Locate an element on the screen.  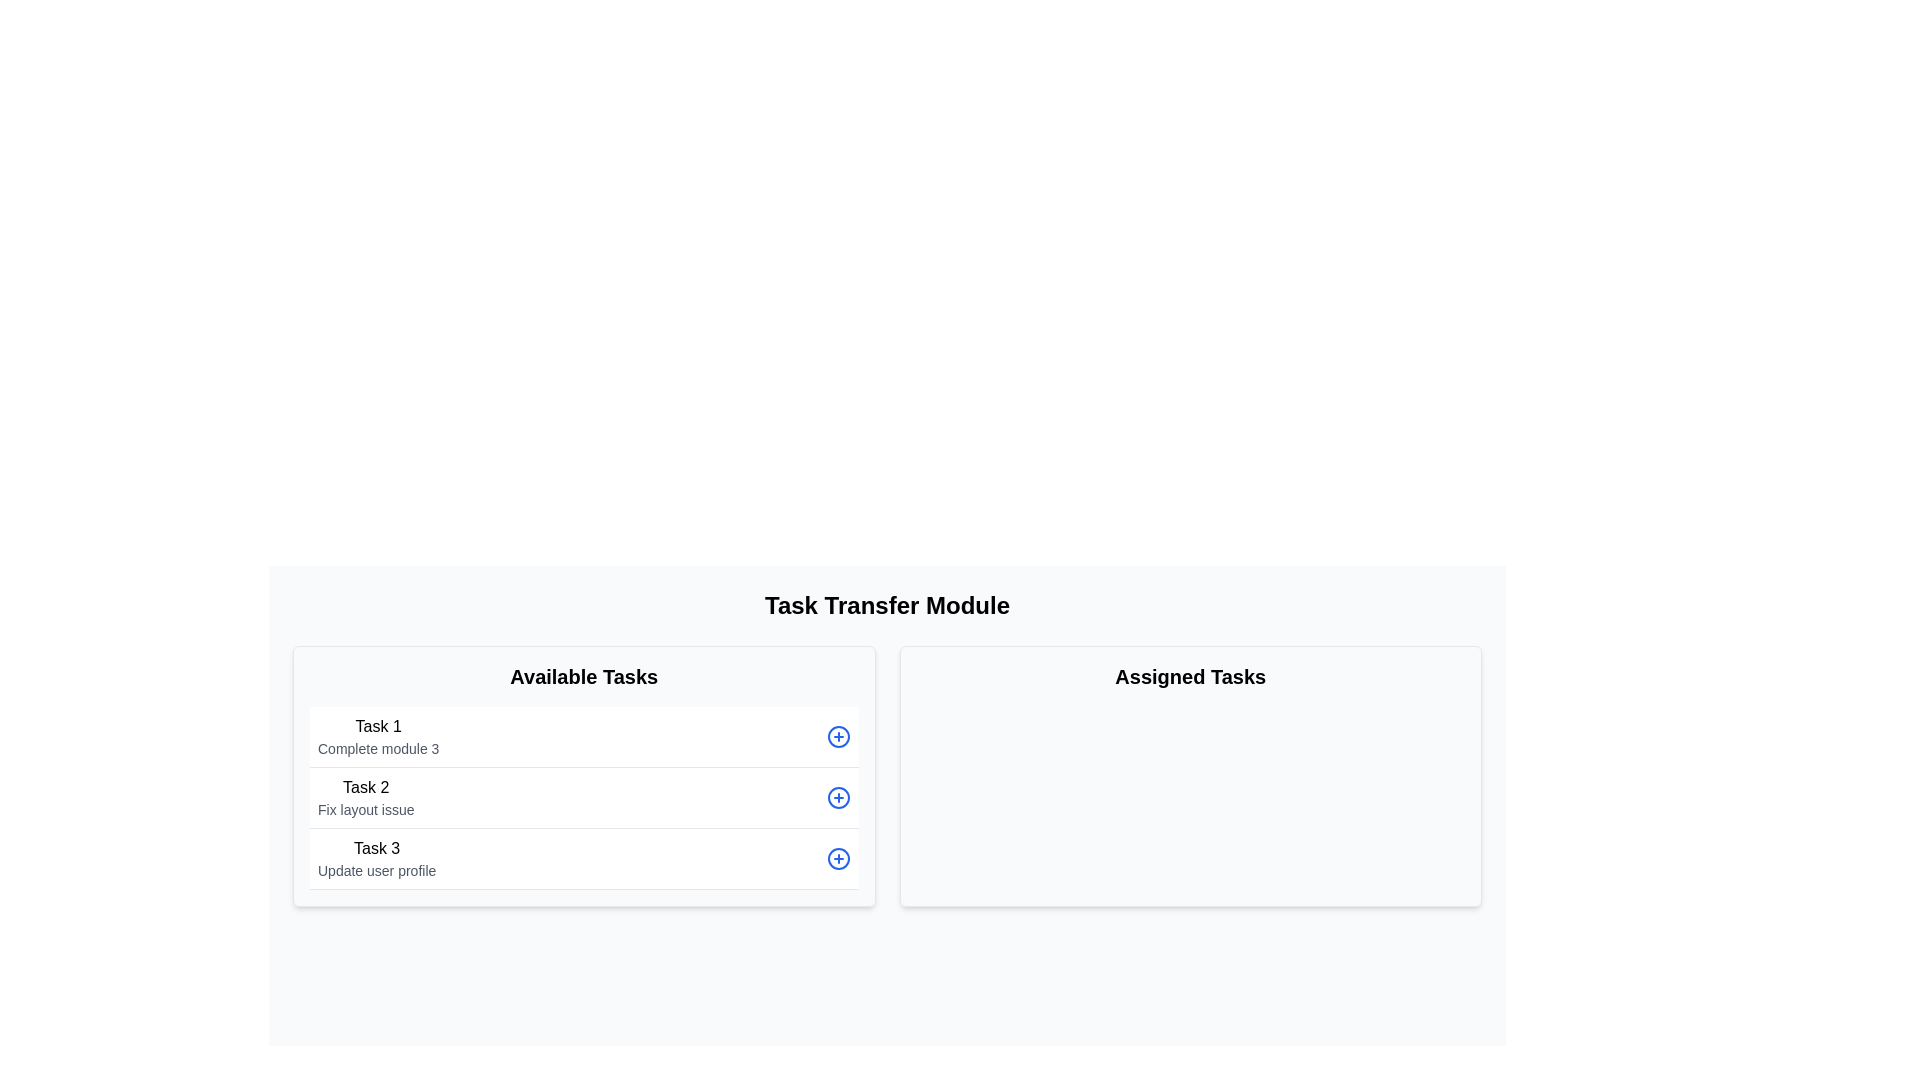
to select the text block containing 'Task 1' in bold and 'Complete module 3' in smaller gray text, located in the first task row under the 'Available Tasks' column is located at coordinates (378, 736).